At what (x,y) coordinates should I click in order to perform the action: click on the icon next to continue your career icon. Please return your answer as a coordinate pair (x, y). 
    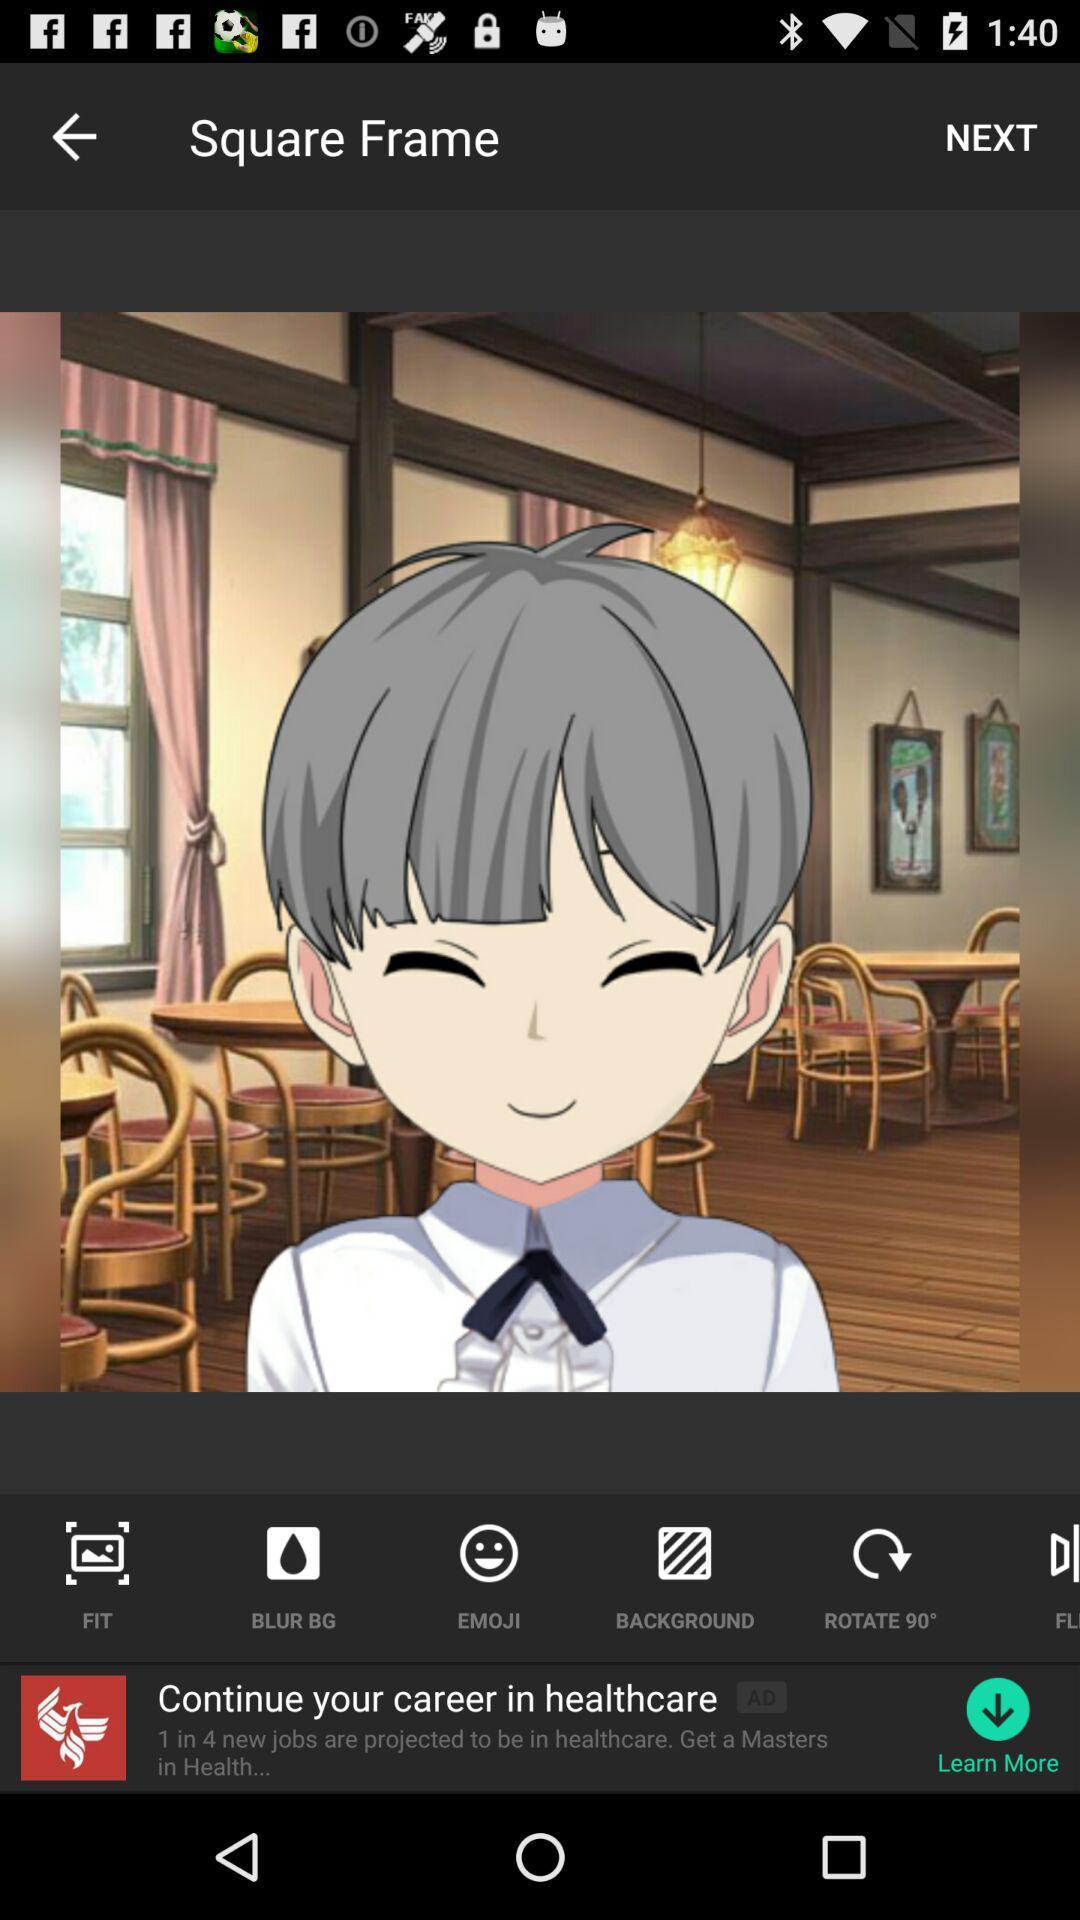
    Looking at the image, I should click on (72, 1727).